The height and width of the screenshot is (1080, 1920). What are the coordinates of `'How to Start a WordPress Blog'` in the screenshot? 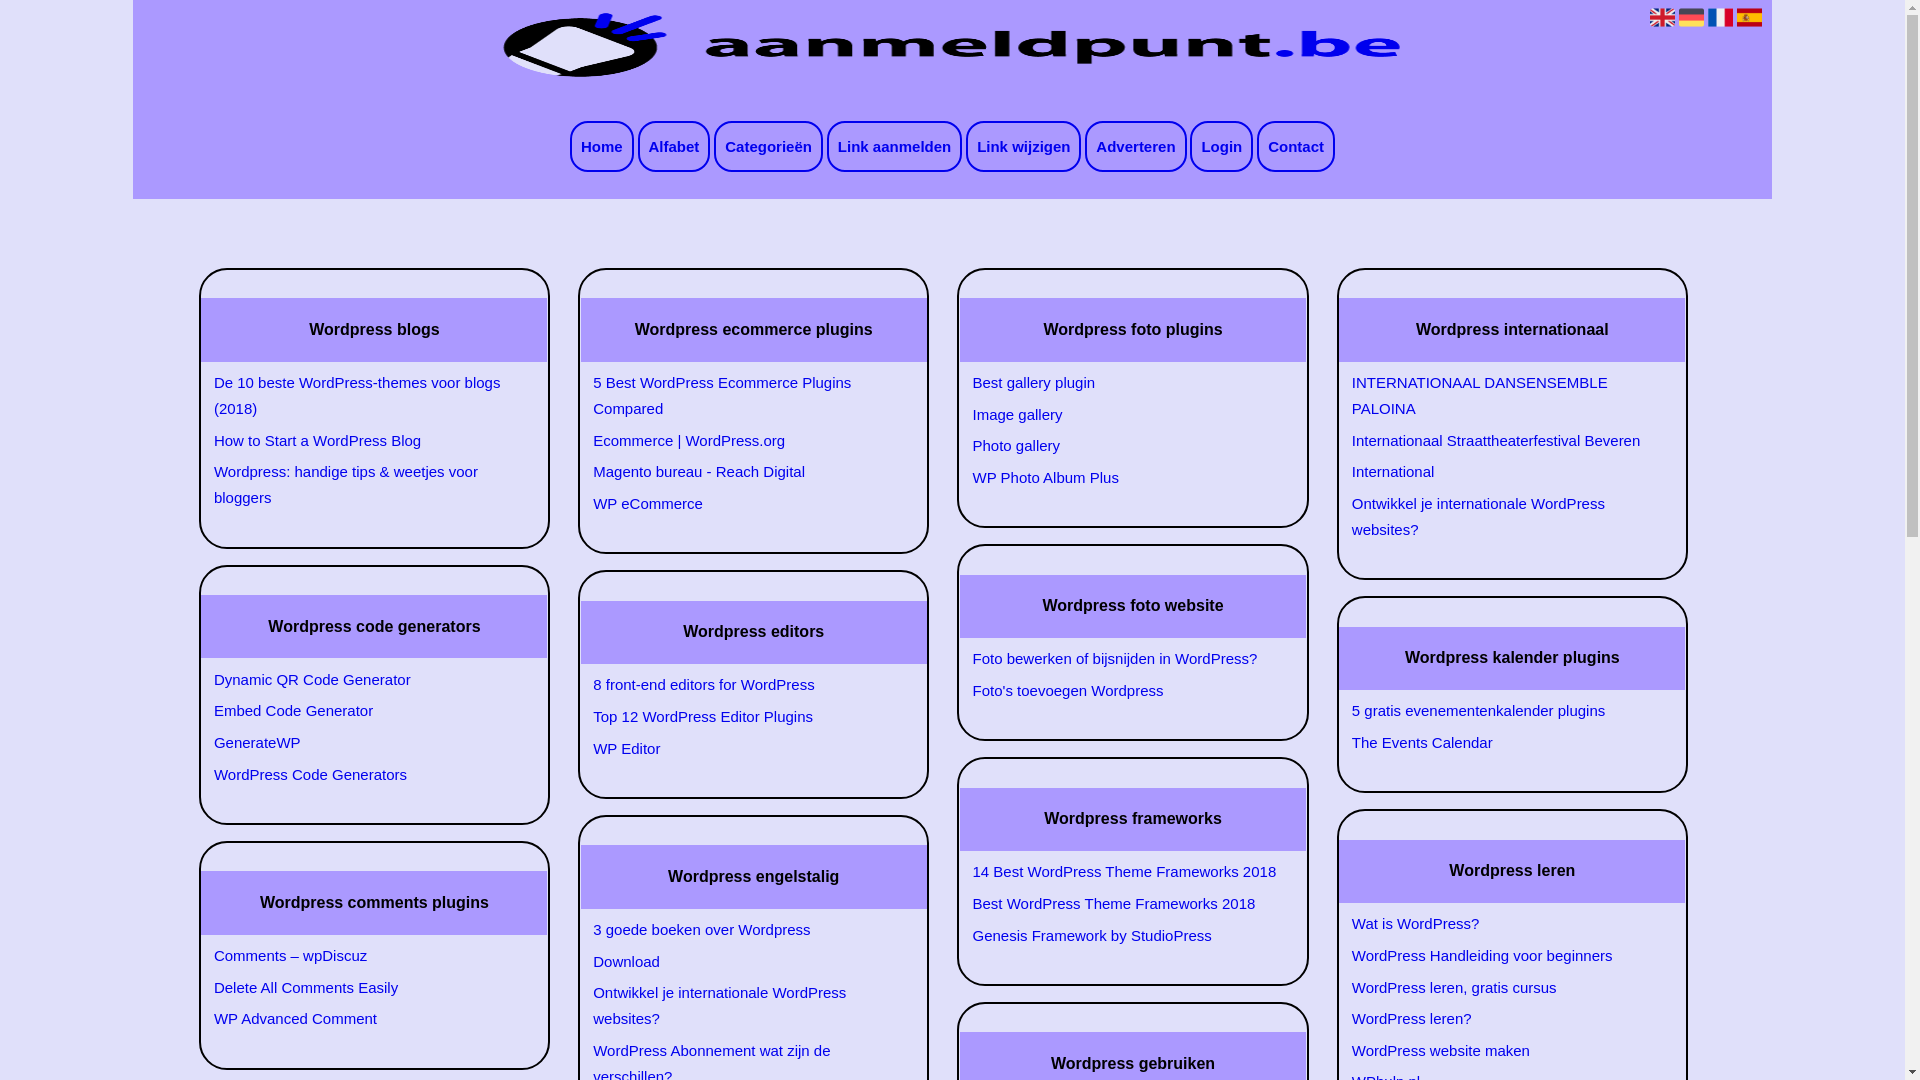 It's located at (203, 439).